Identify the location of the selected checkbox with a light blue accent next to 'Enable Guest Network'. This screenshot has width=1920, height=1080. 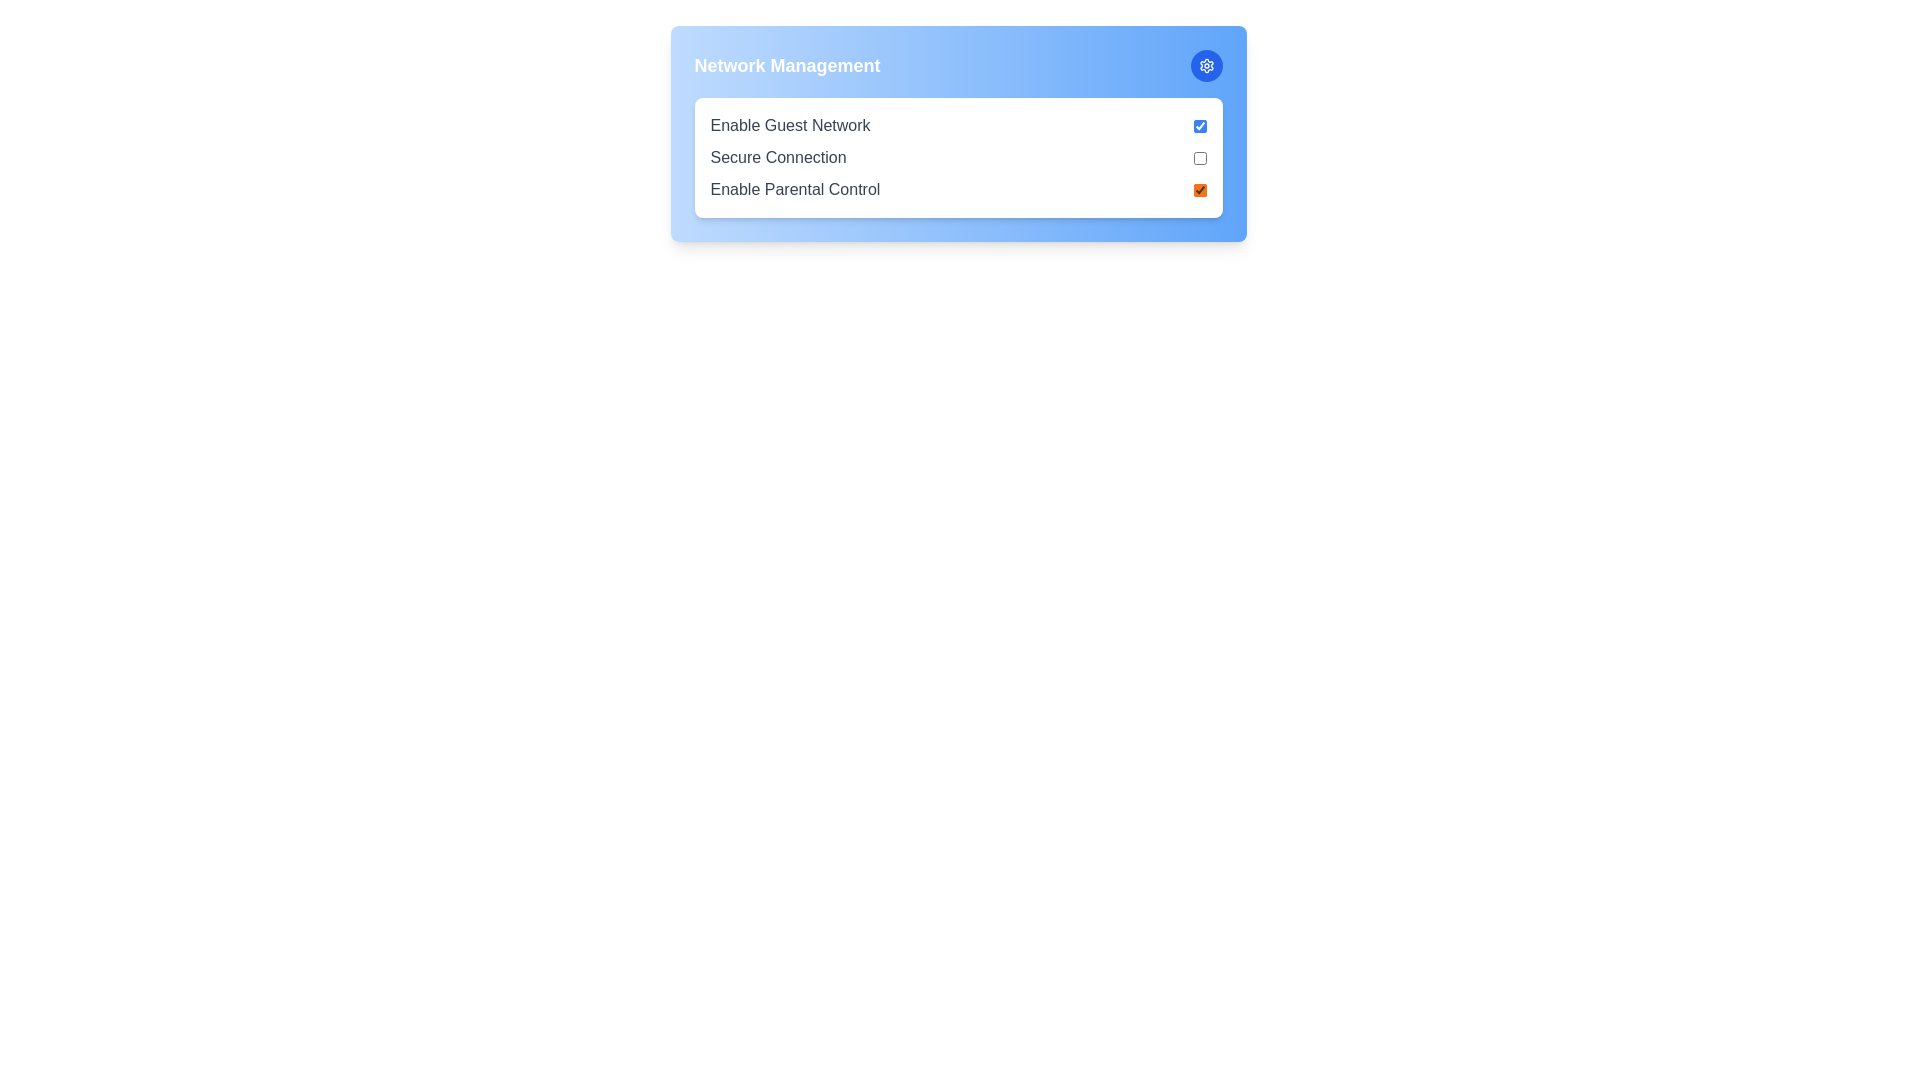
(1200, 126).